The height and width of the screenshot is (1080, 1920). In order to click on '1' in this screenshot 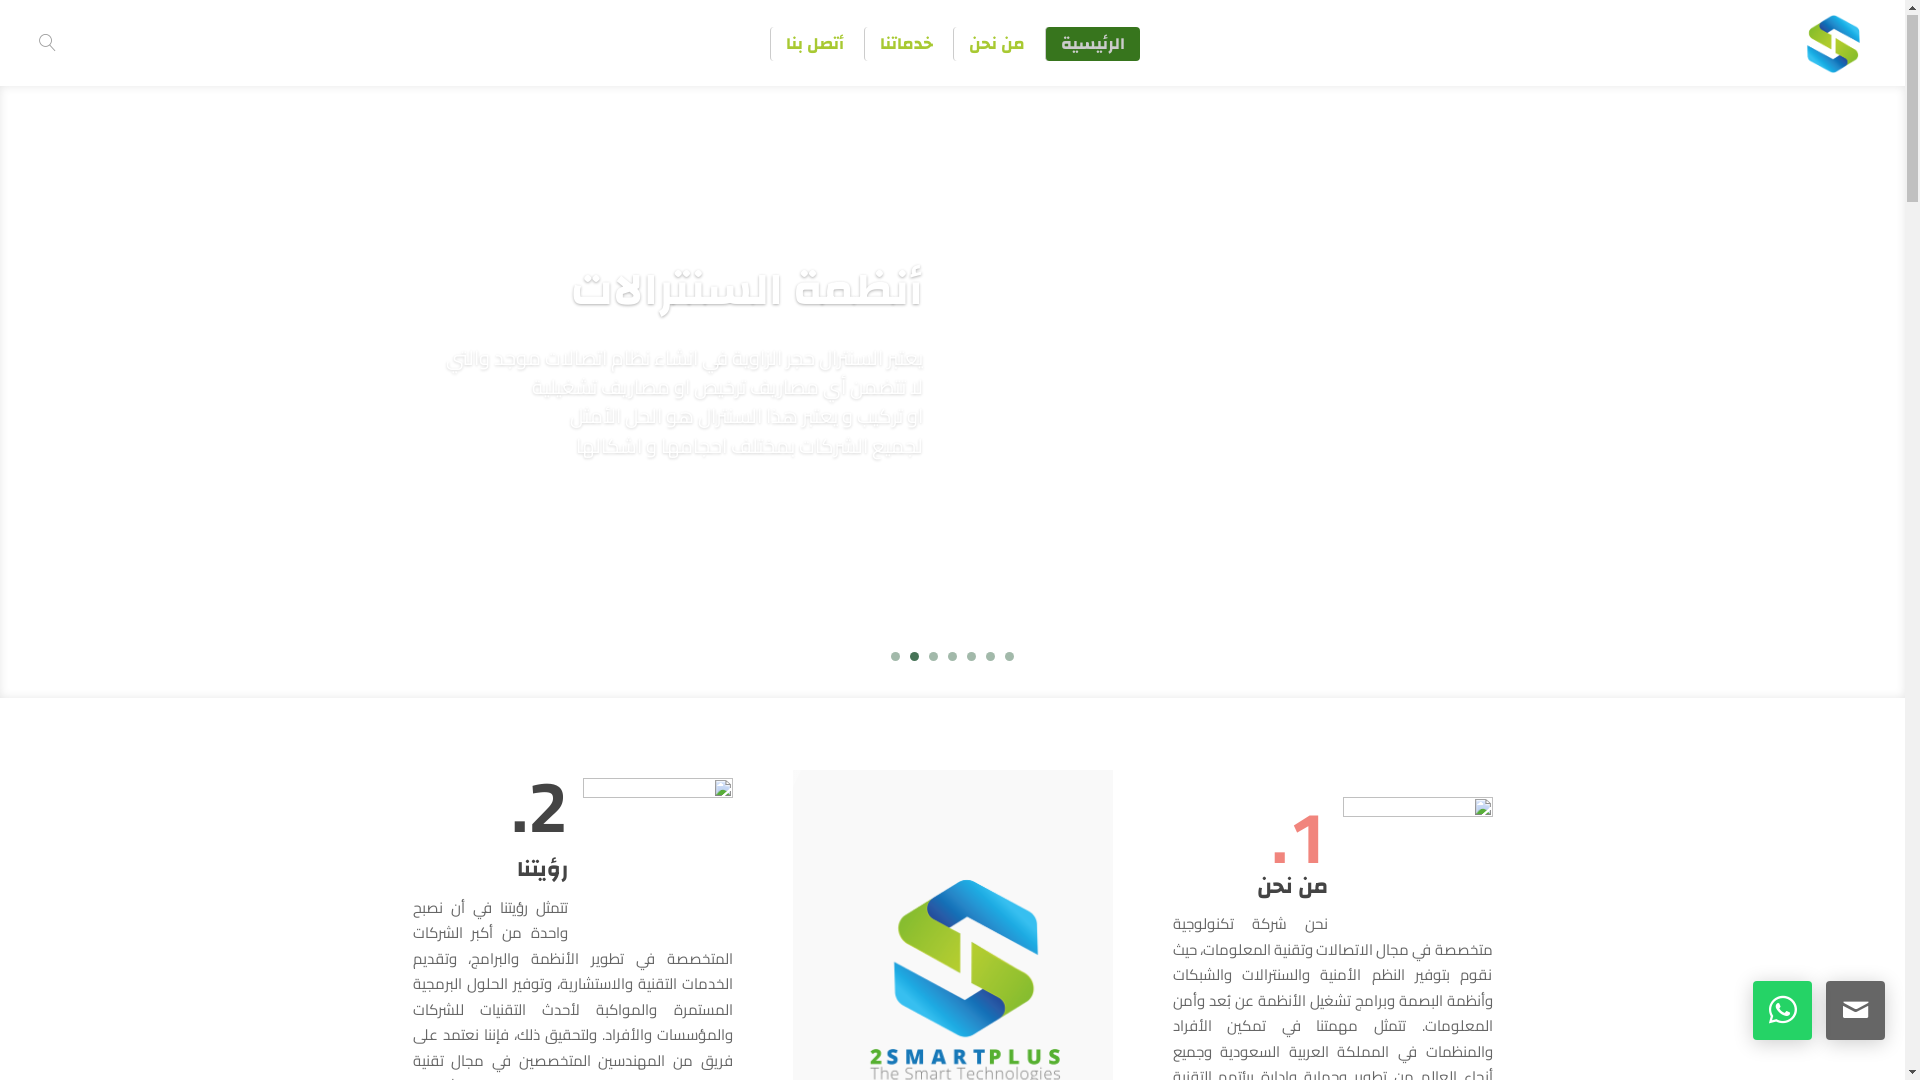, I will do `click(1009, 657)`.